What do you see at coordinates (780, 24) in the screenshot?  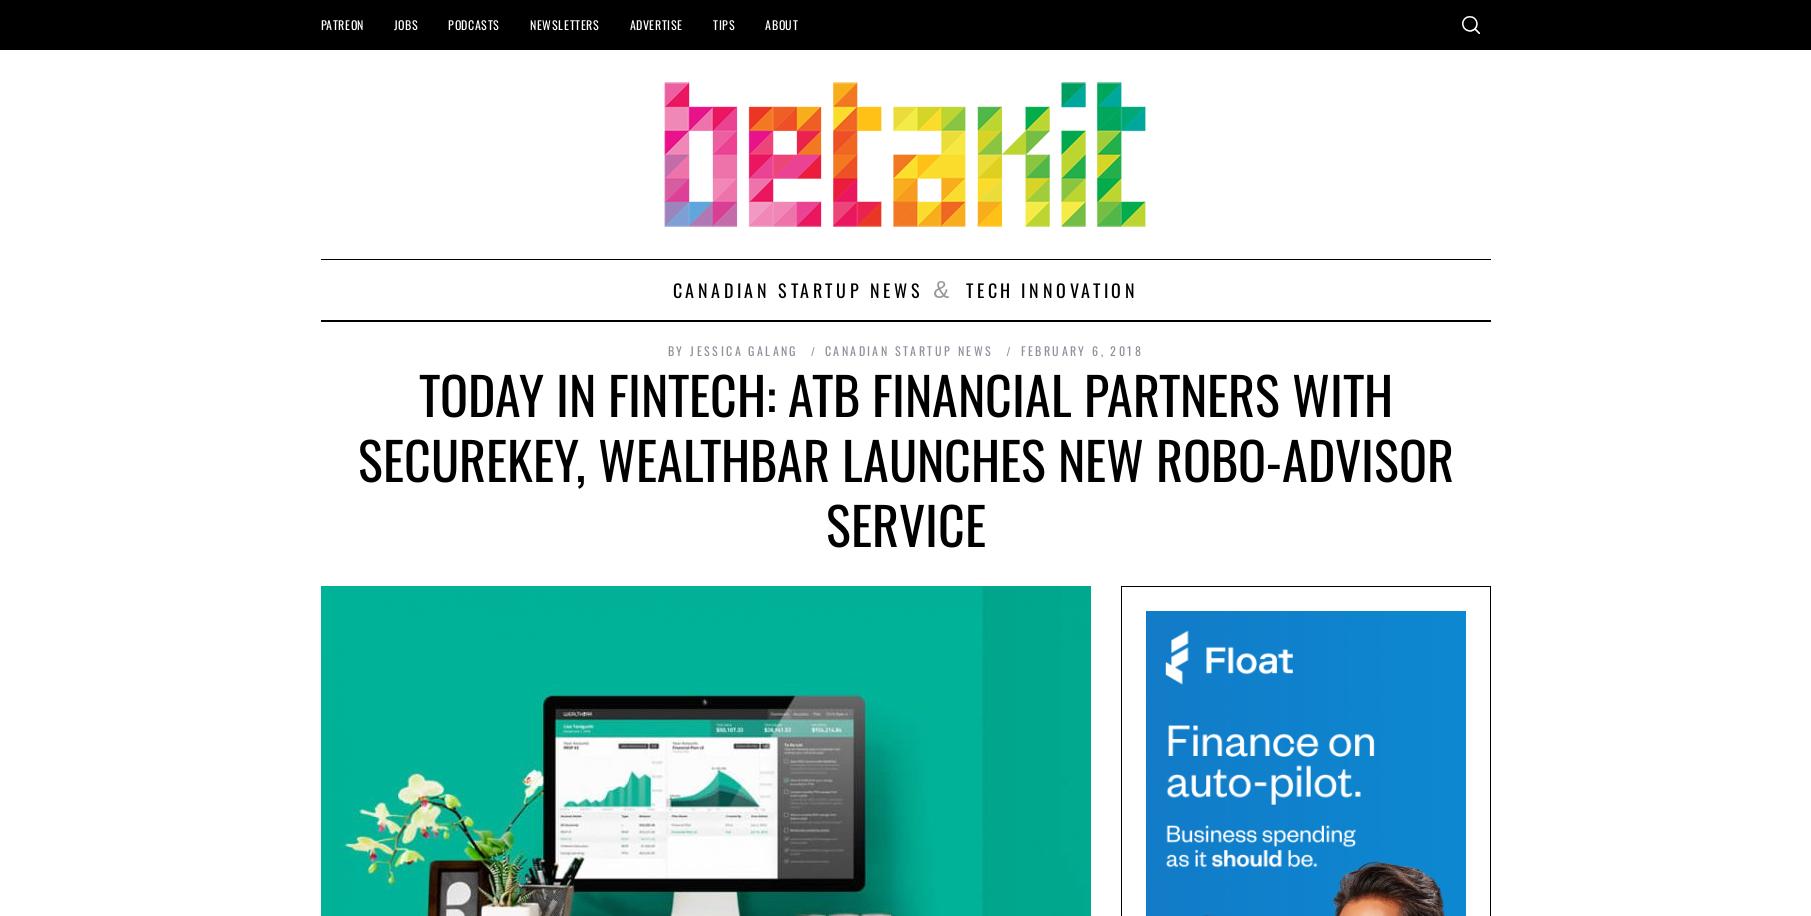 I see `'About'` at bounding box center [780, 24].